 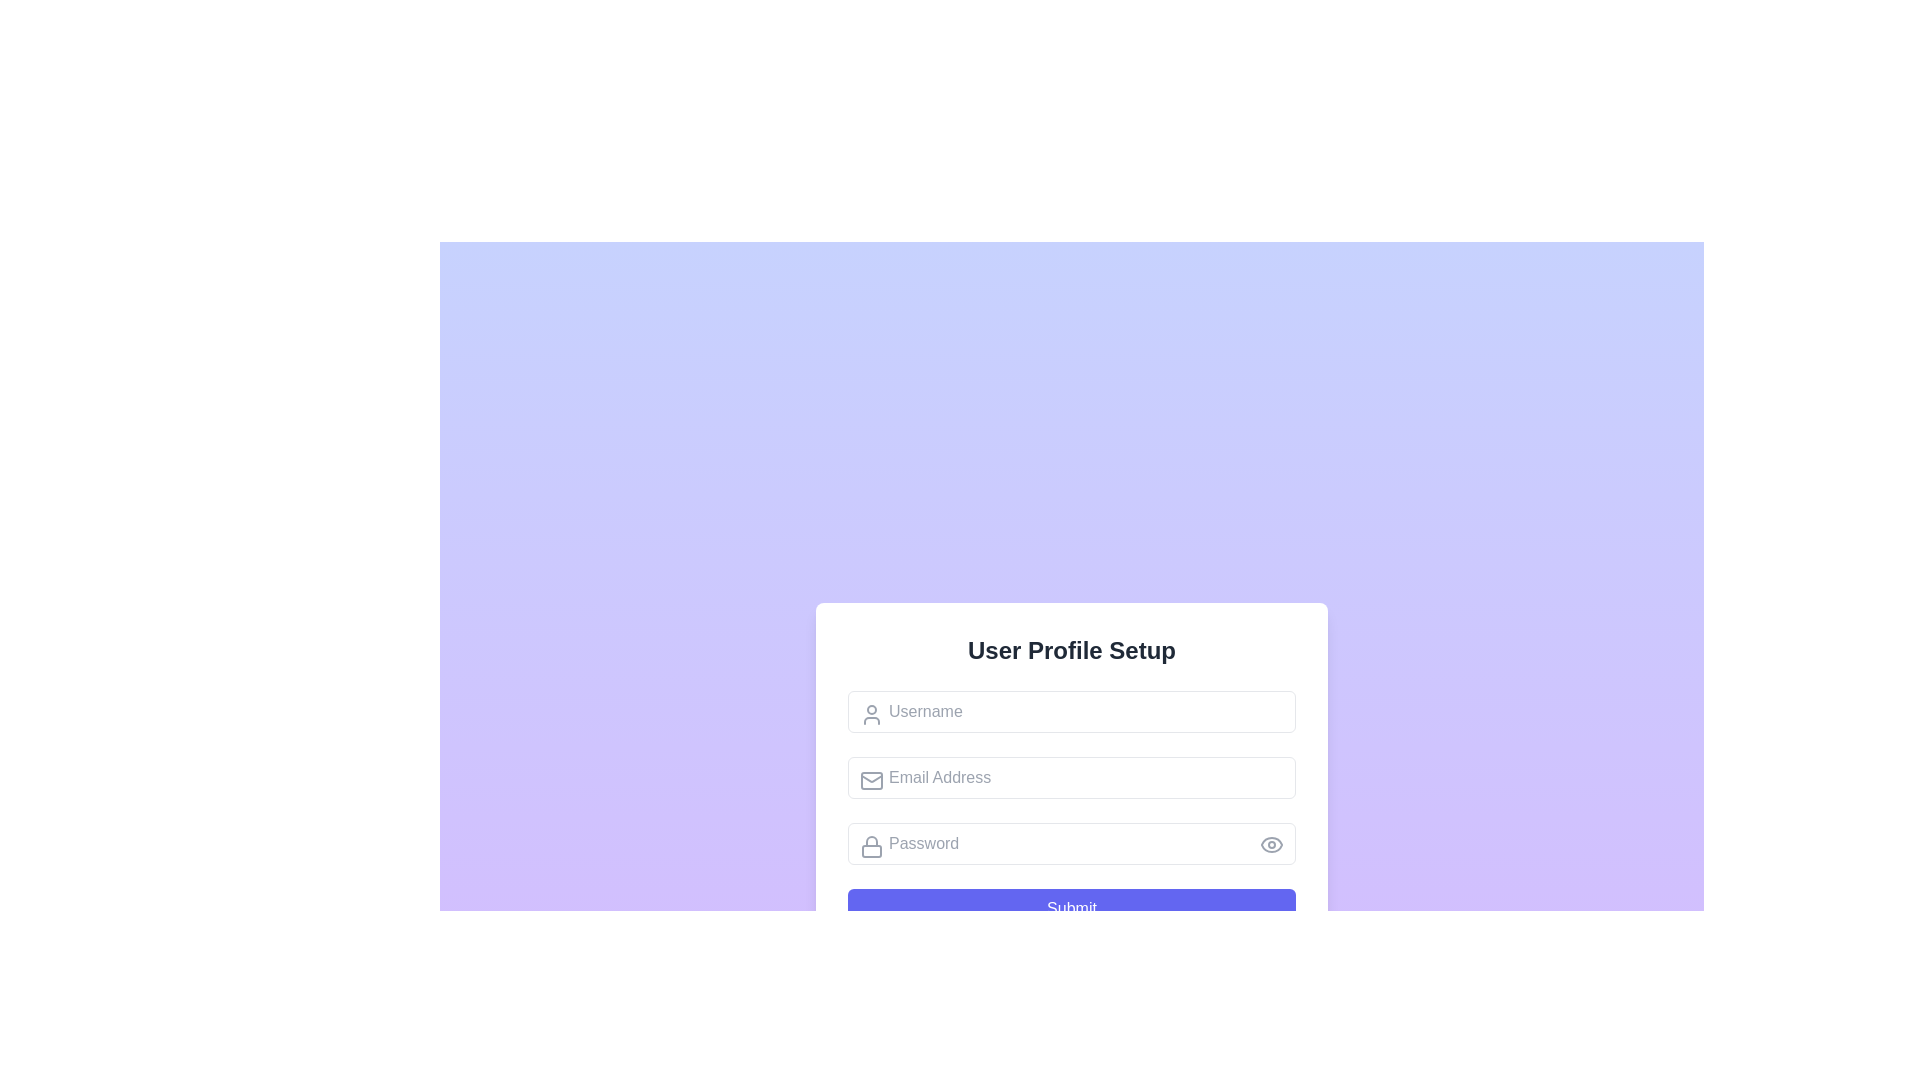 I want to click on the rectangular shape with rounded corners of the lock icon, which is positioned to the left of the 'Password' input field, so click(x=872, y=851).